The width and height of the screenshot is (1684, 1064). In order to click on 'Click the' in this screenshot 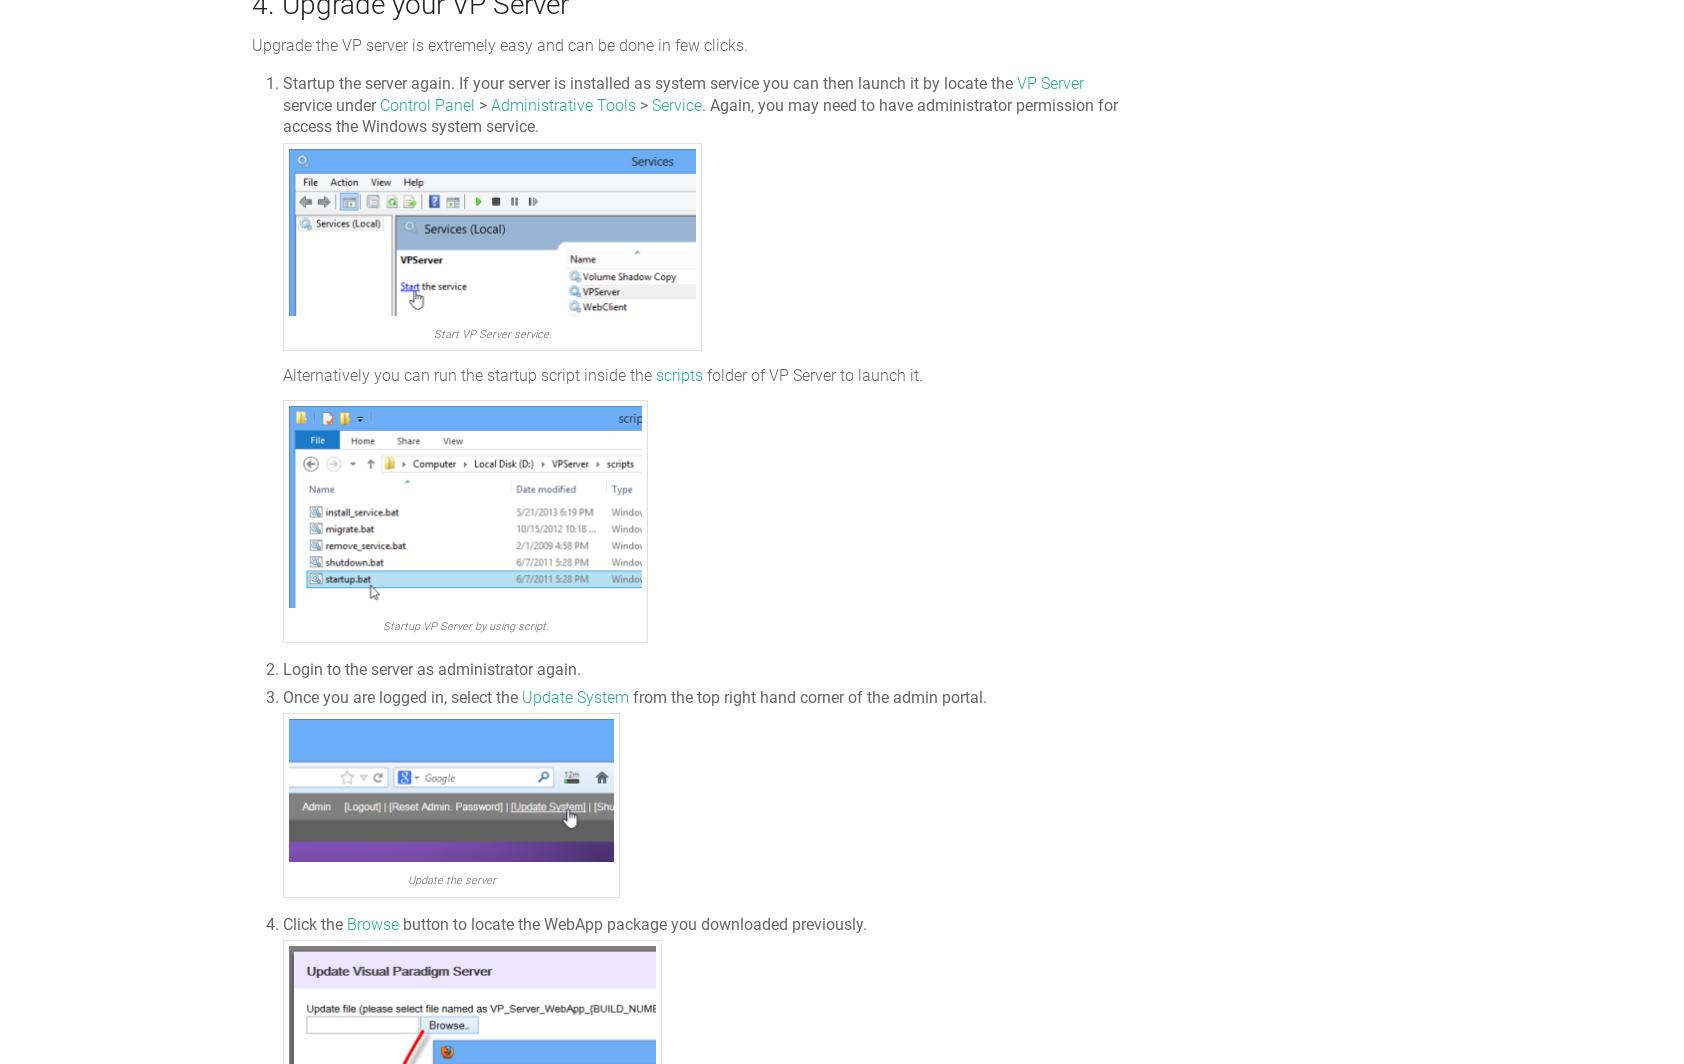, I will do `click(283, 922)`.